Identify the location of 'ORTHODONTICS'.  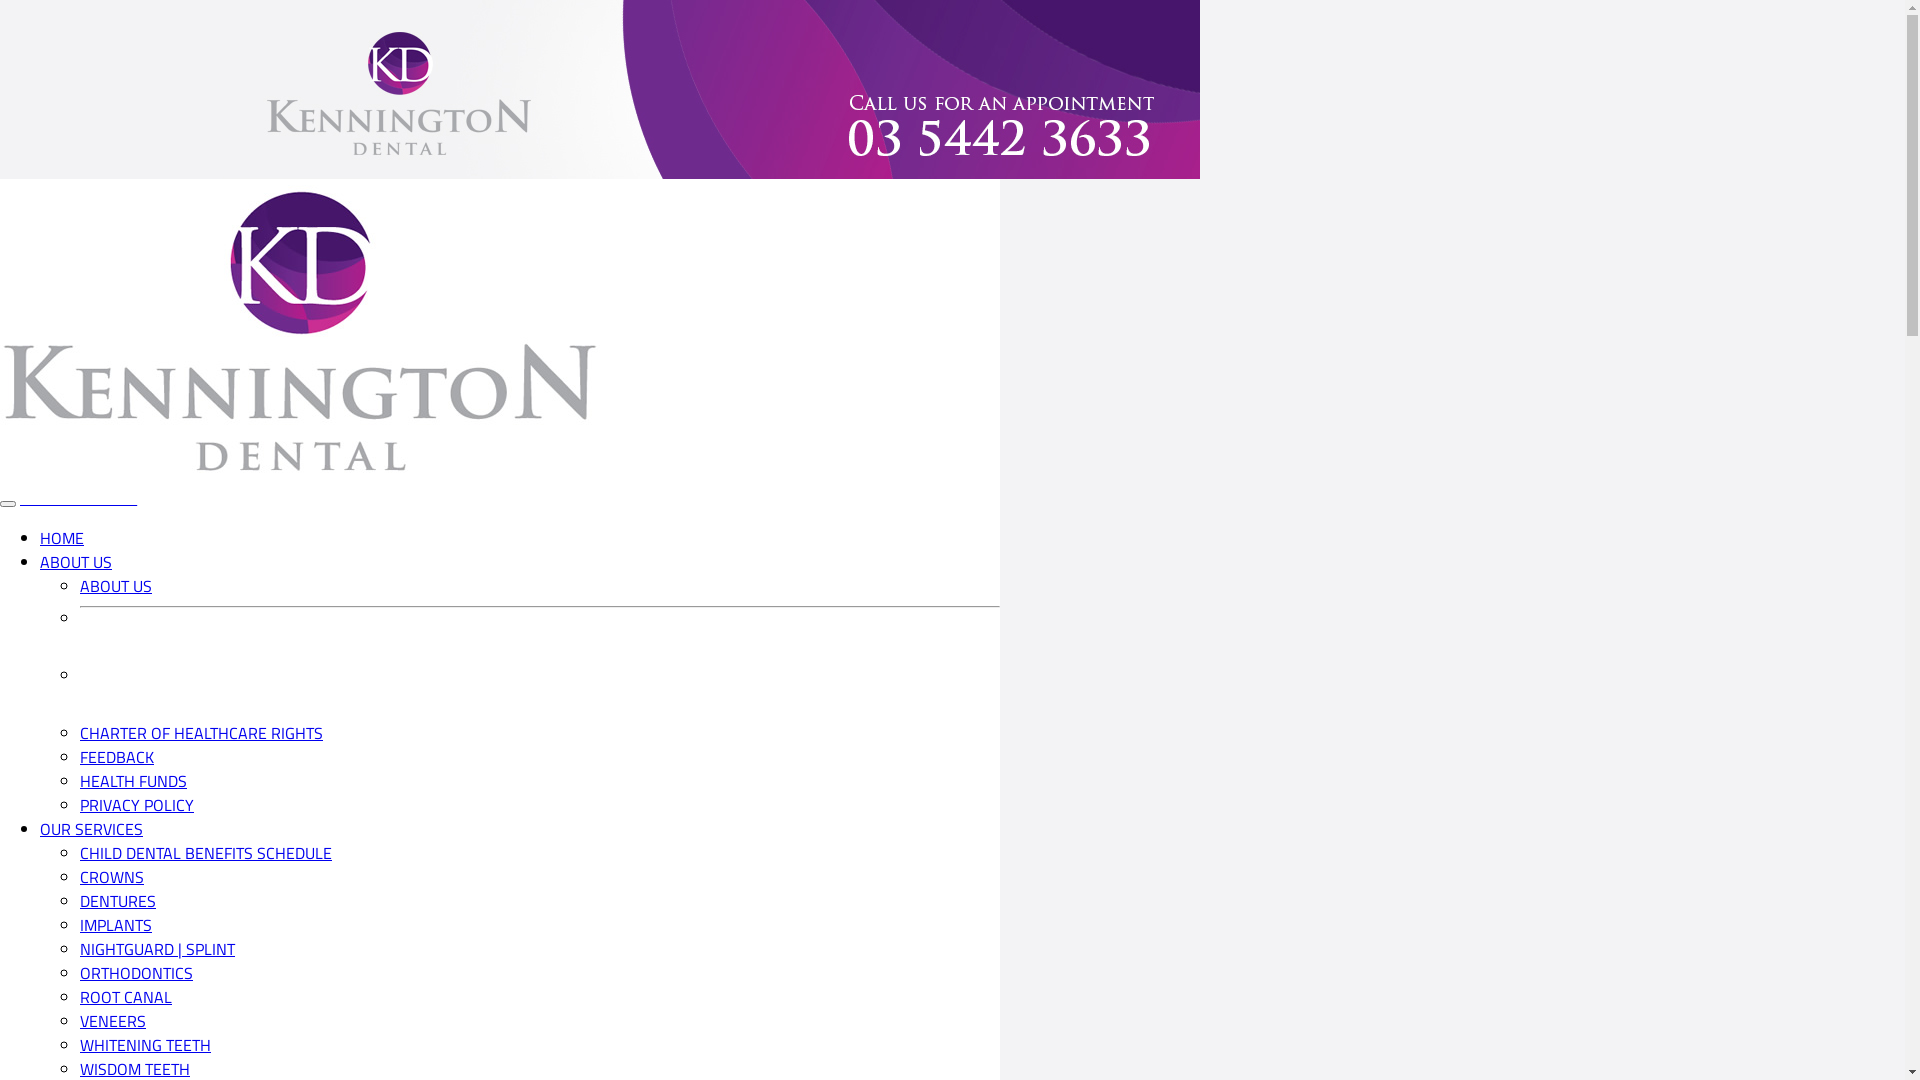
(80, 971).